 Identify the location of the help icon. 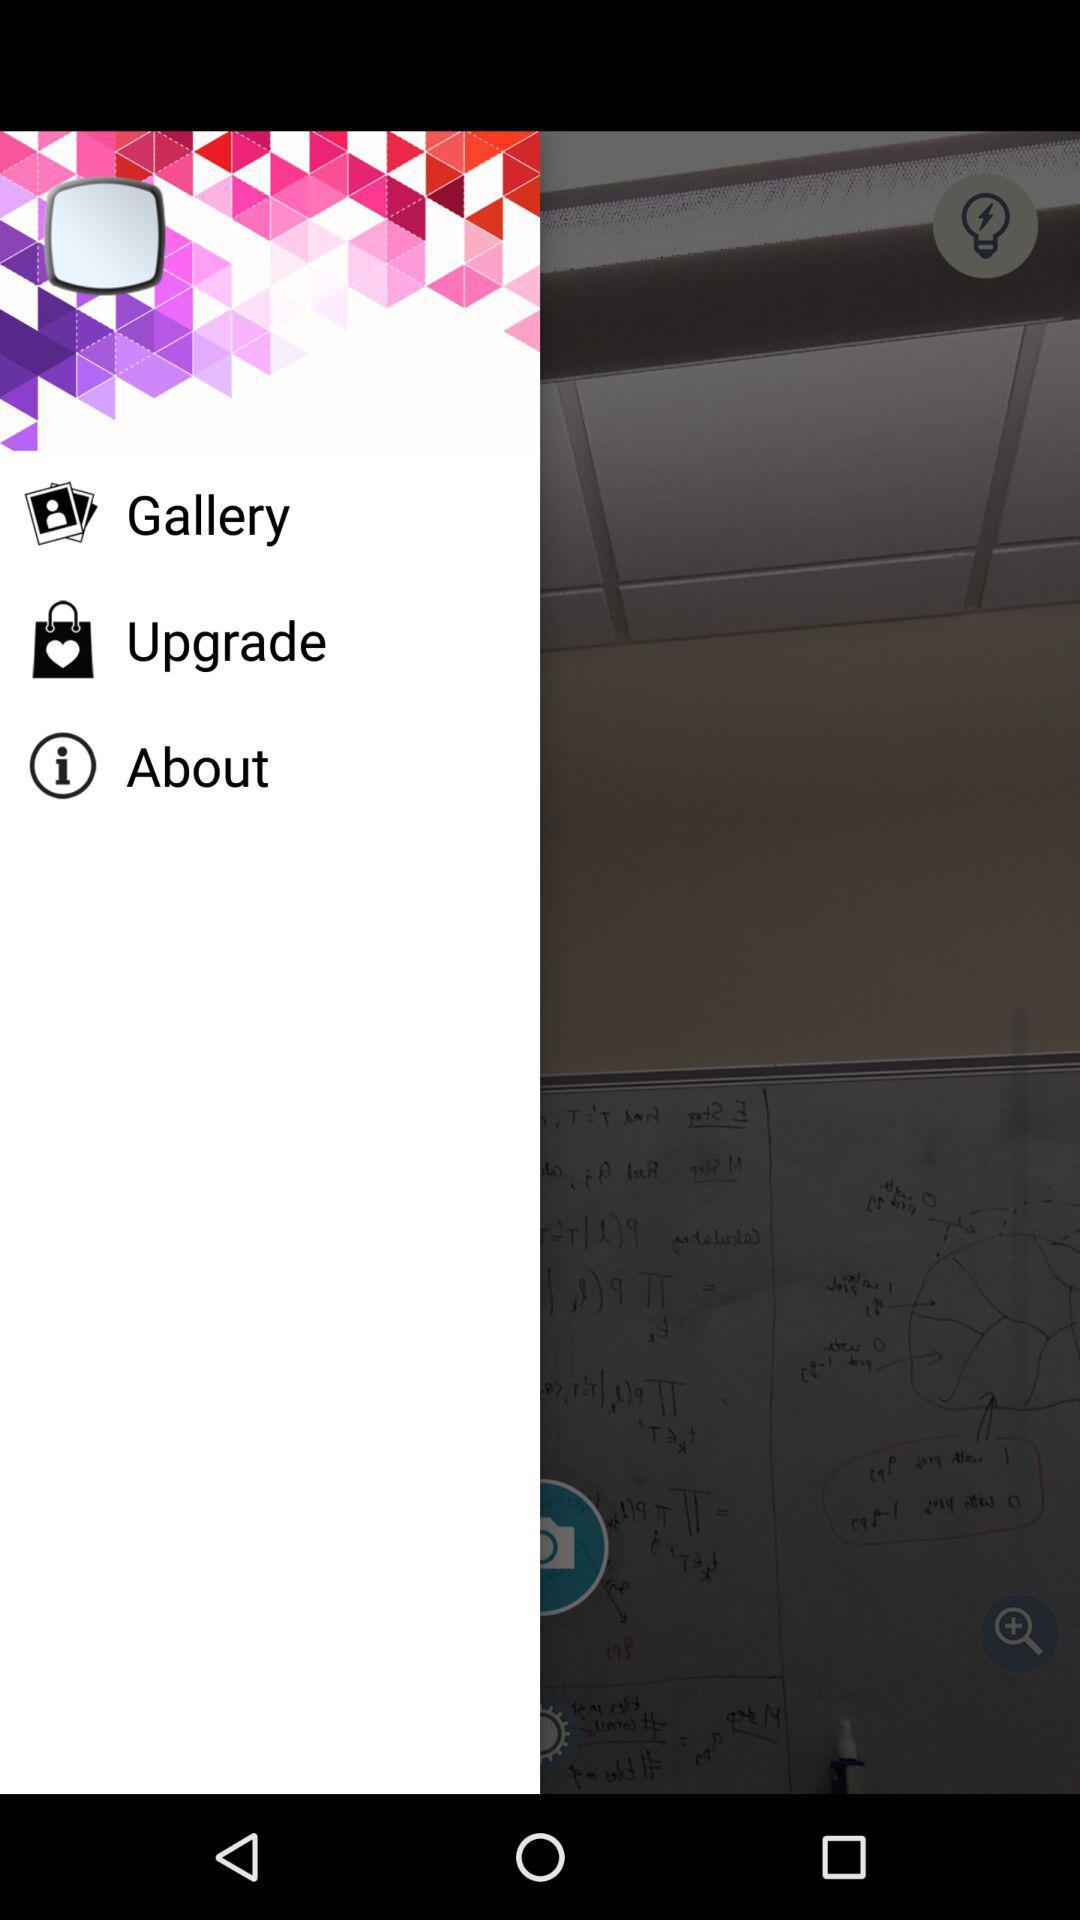
(984, 225).